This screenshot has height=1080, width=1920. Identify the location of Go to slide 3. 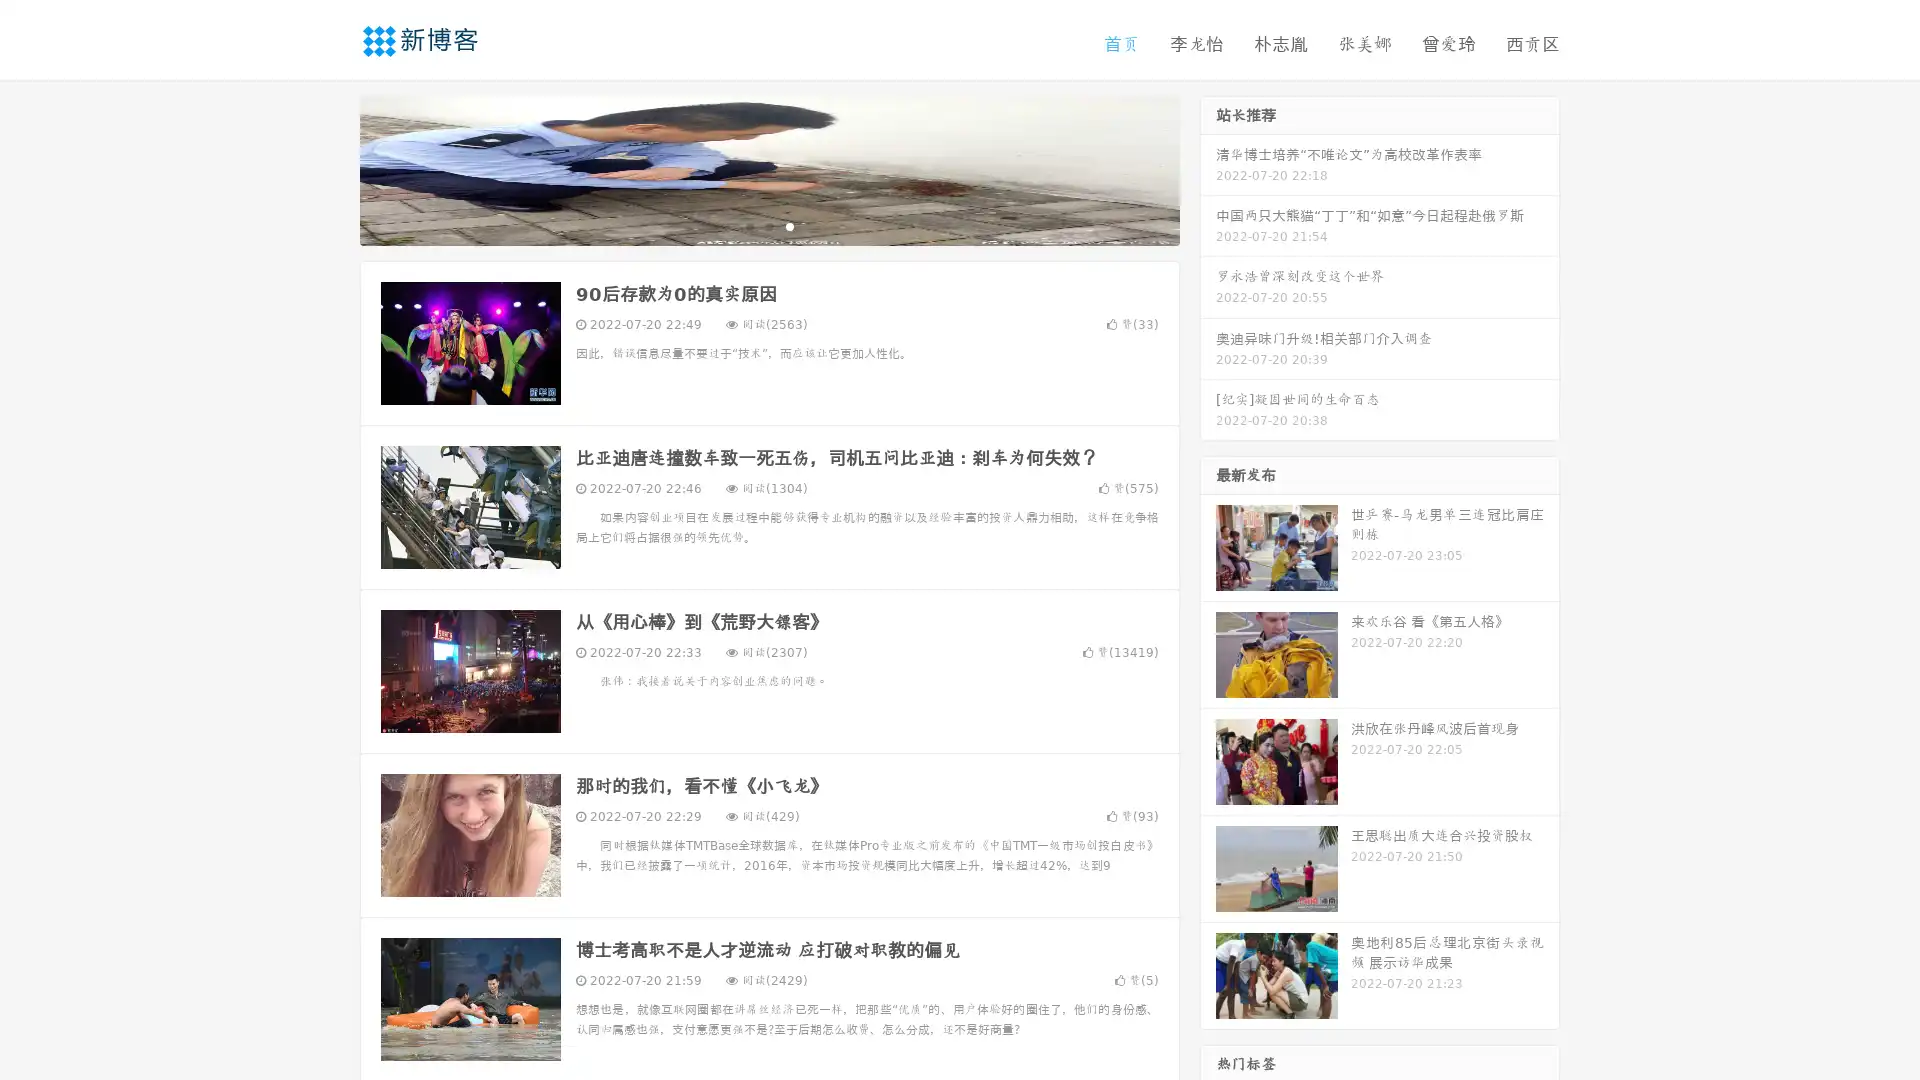
(789, 225).